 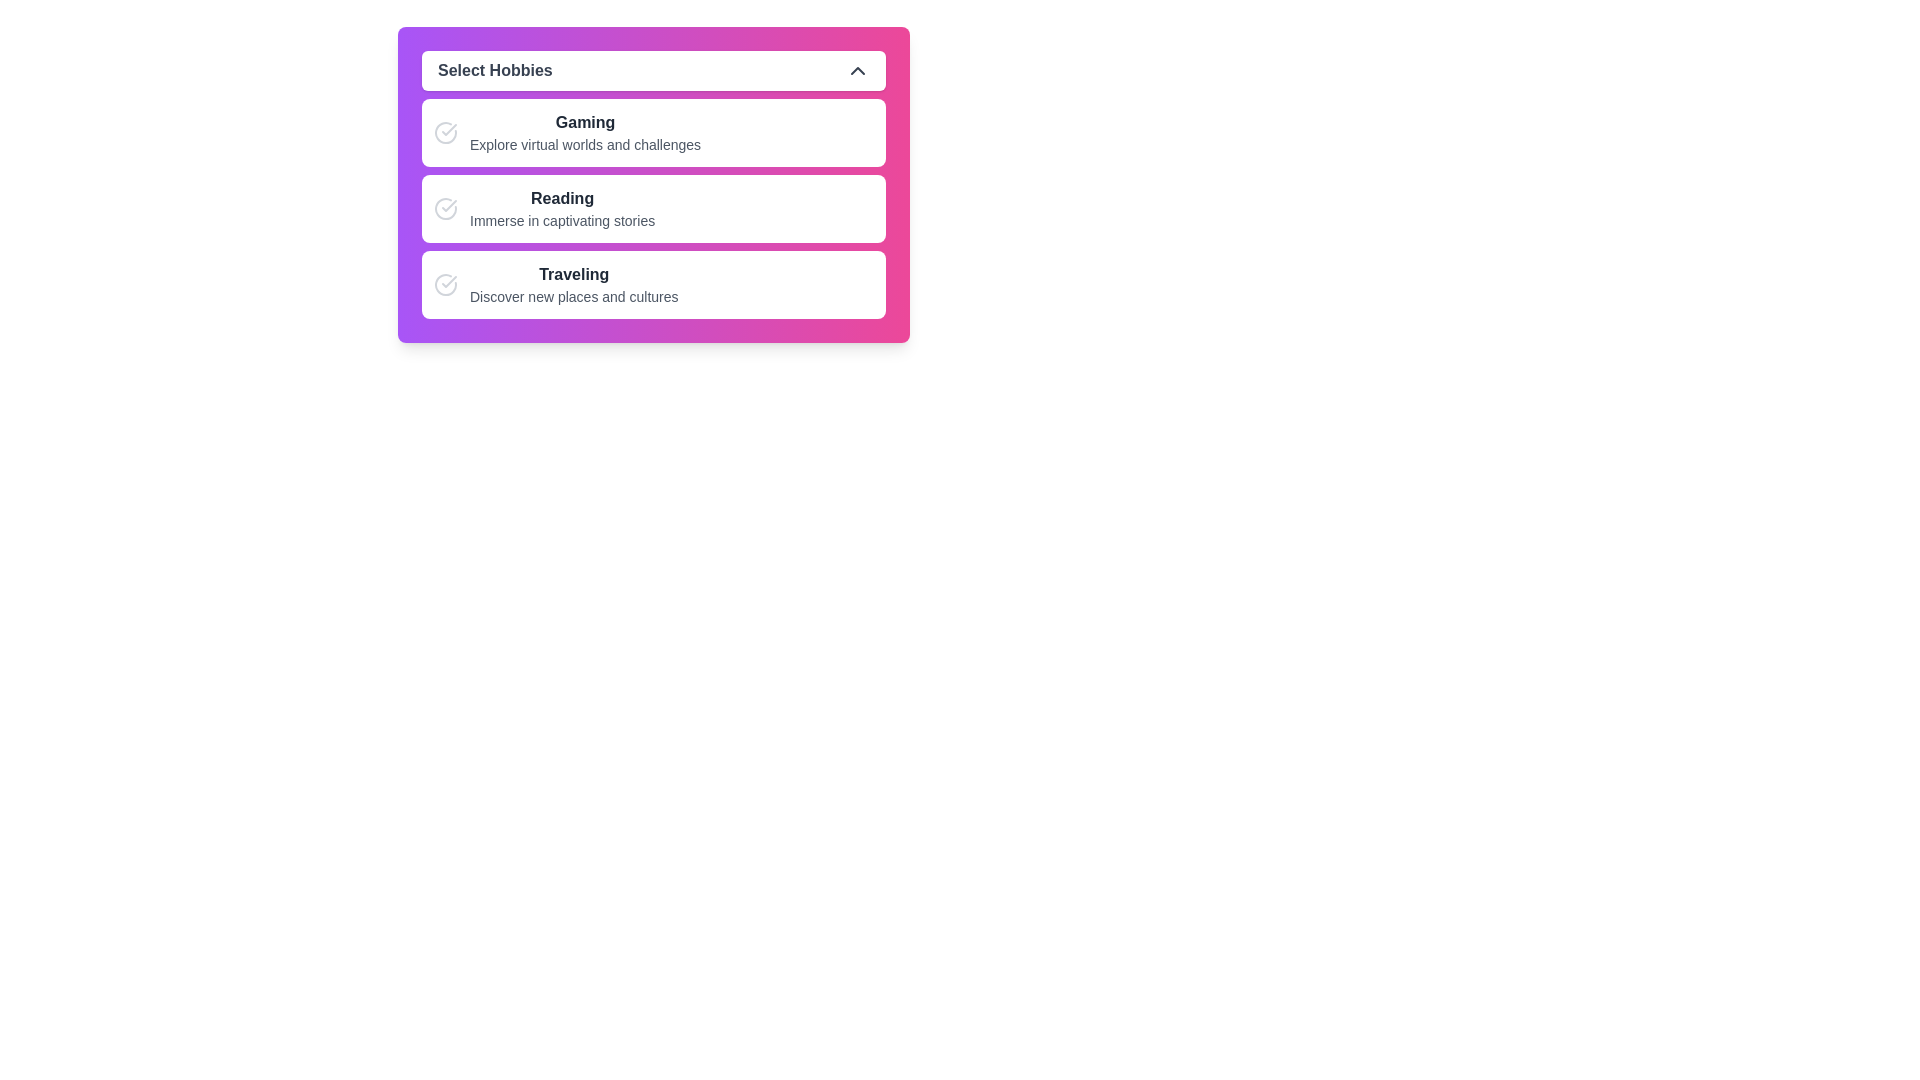 What do you see at coordinates (445, 132) in the screenshot?
I see `the circular gray icon with a checkmark within it, located in the first list item labeled 'Gaming - Explore virtual worlds and challenges'` at bounding box center [445, 132].